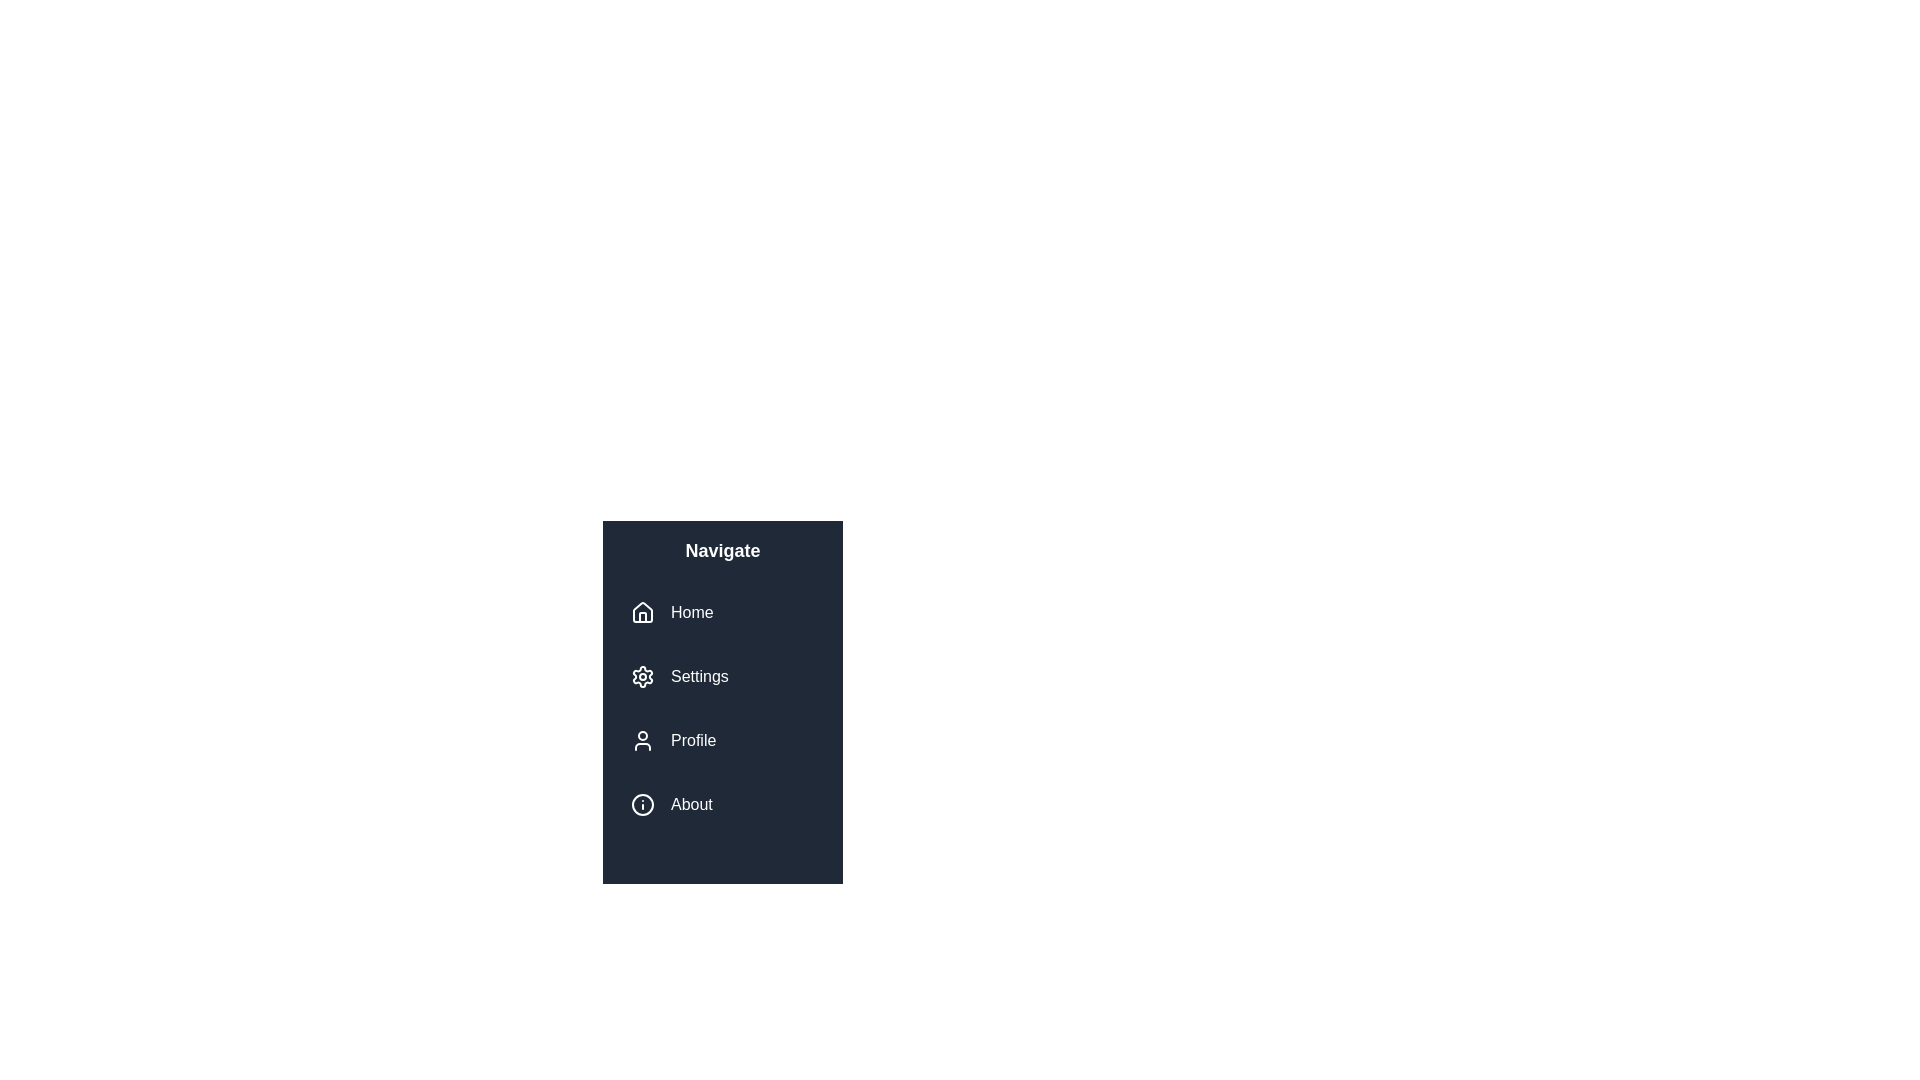  Describe the element at coordinates (643, 804) in the screenshot. I see `the central circular SVG element of the 'About' menu item icon located at the bottom of the navigation menu` at that location.